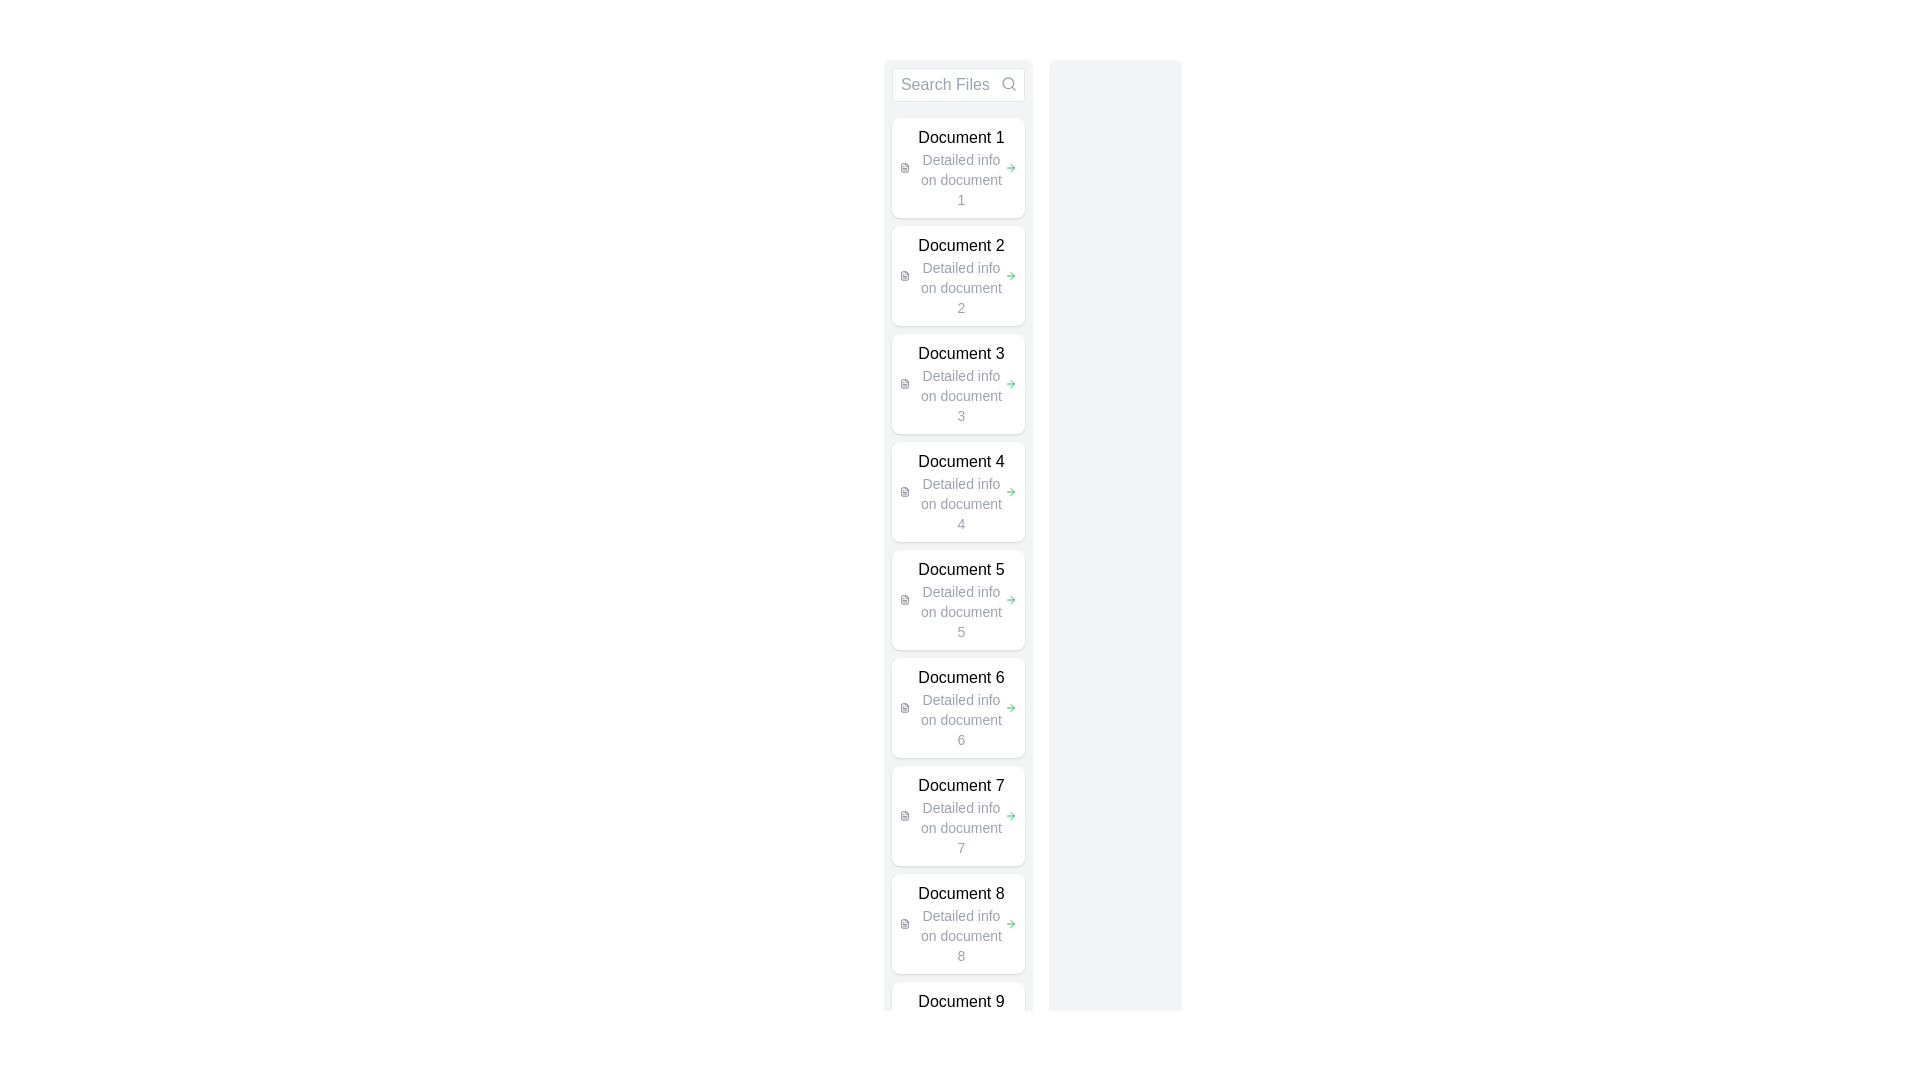  What do you see at coordinates (1011, 924) in the screenshot?
I see `the green arrow icon pointing to the right, located at the end of the 'Document 8' entry` at bounding box center [1011, 924].